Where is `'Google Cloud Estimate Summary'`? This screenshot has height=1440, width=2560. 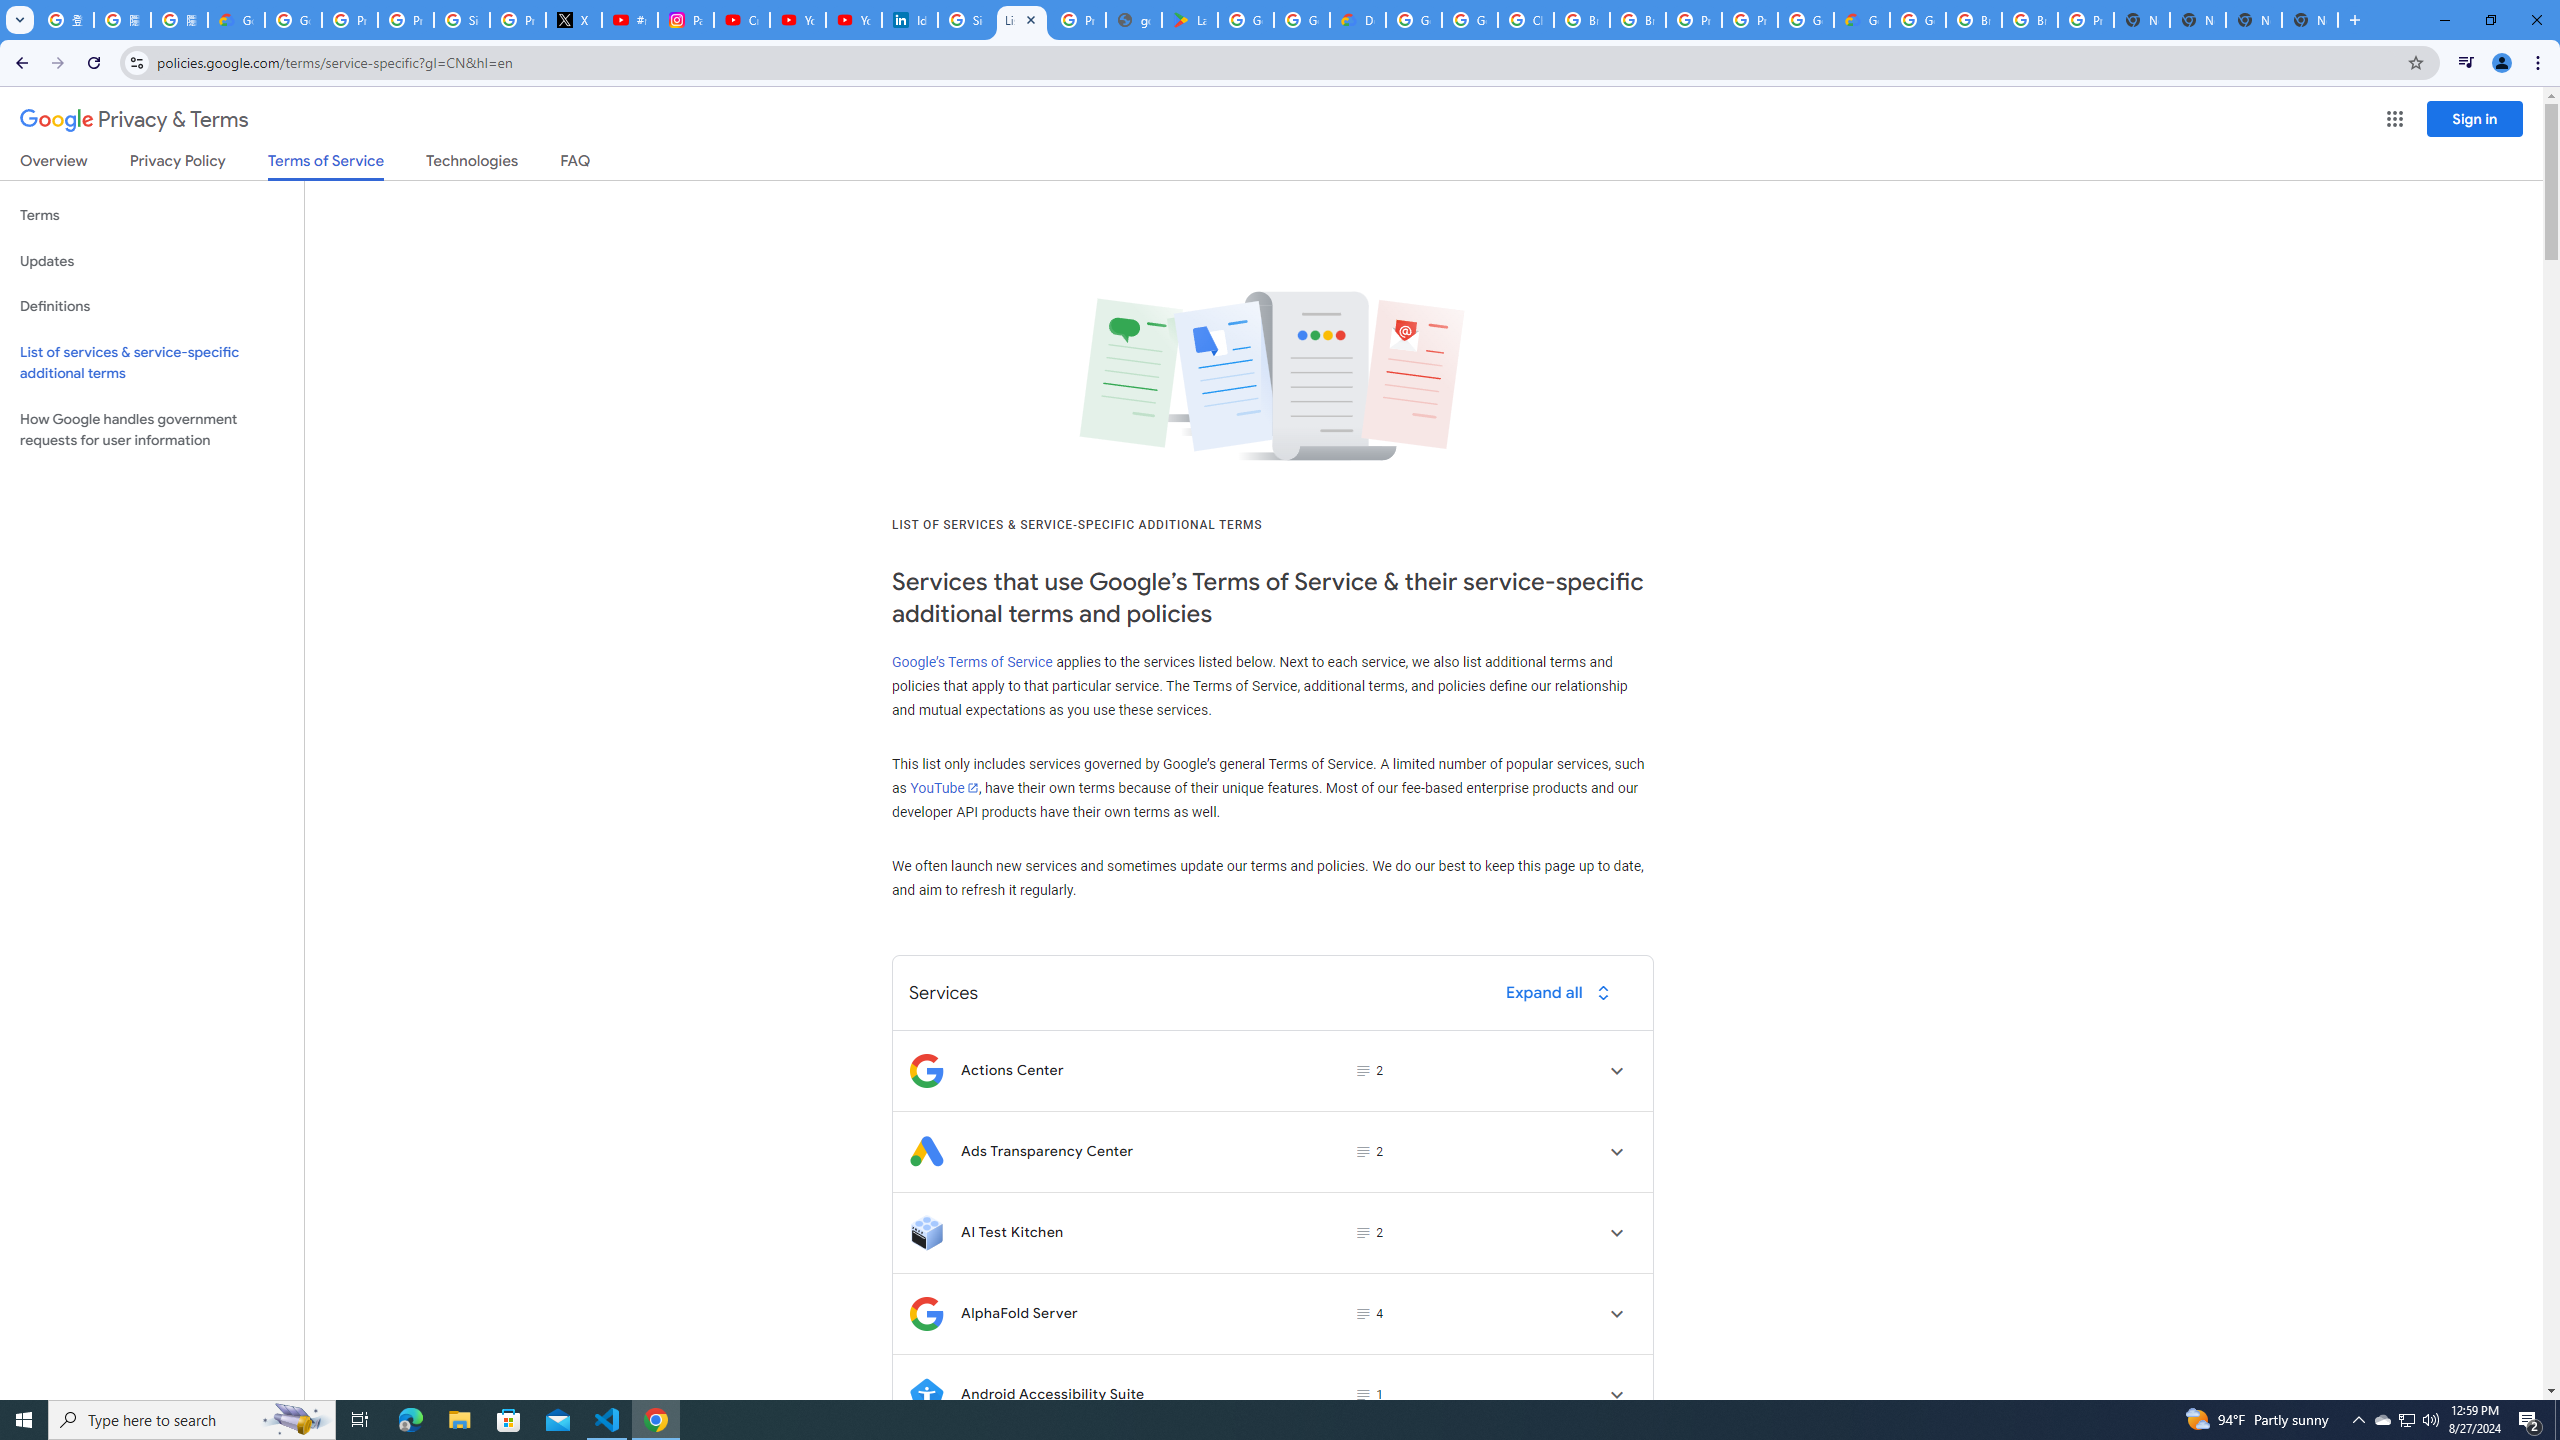 'Google Cloud Estimate Summary' is located at coordinates (1862, 19).